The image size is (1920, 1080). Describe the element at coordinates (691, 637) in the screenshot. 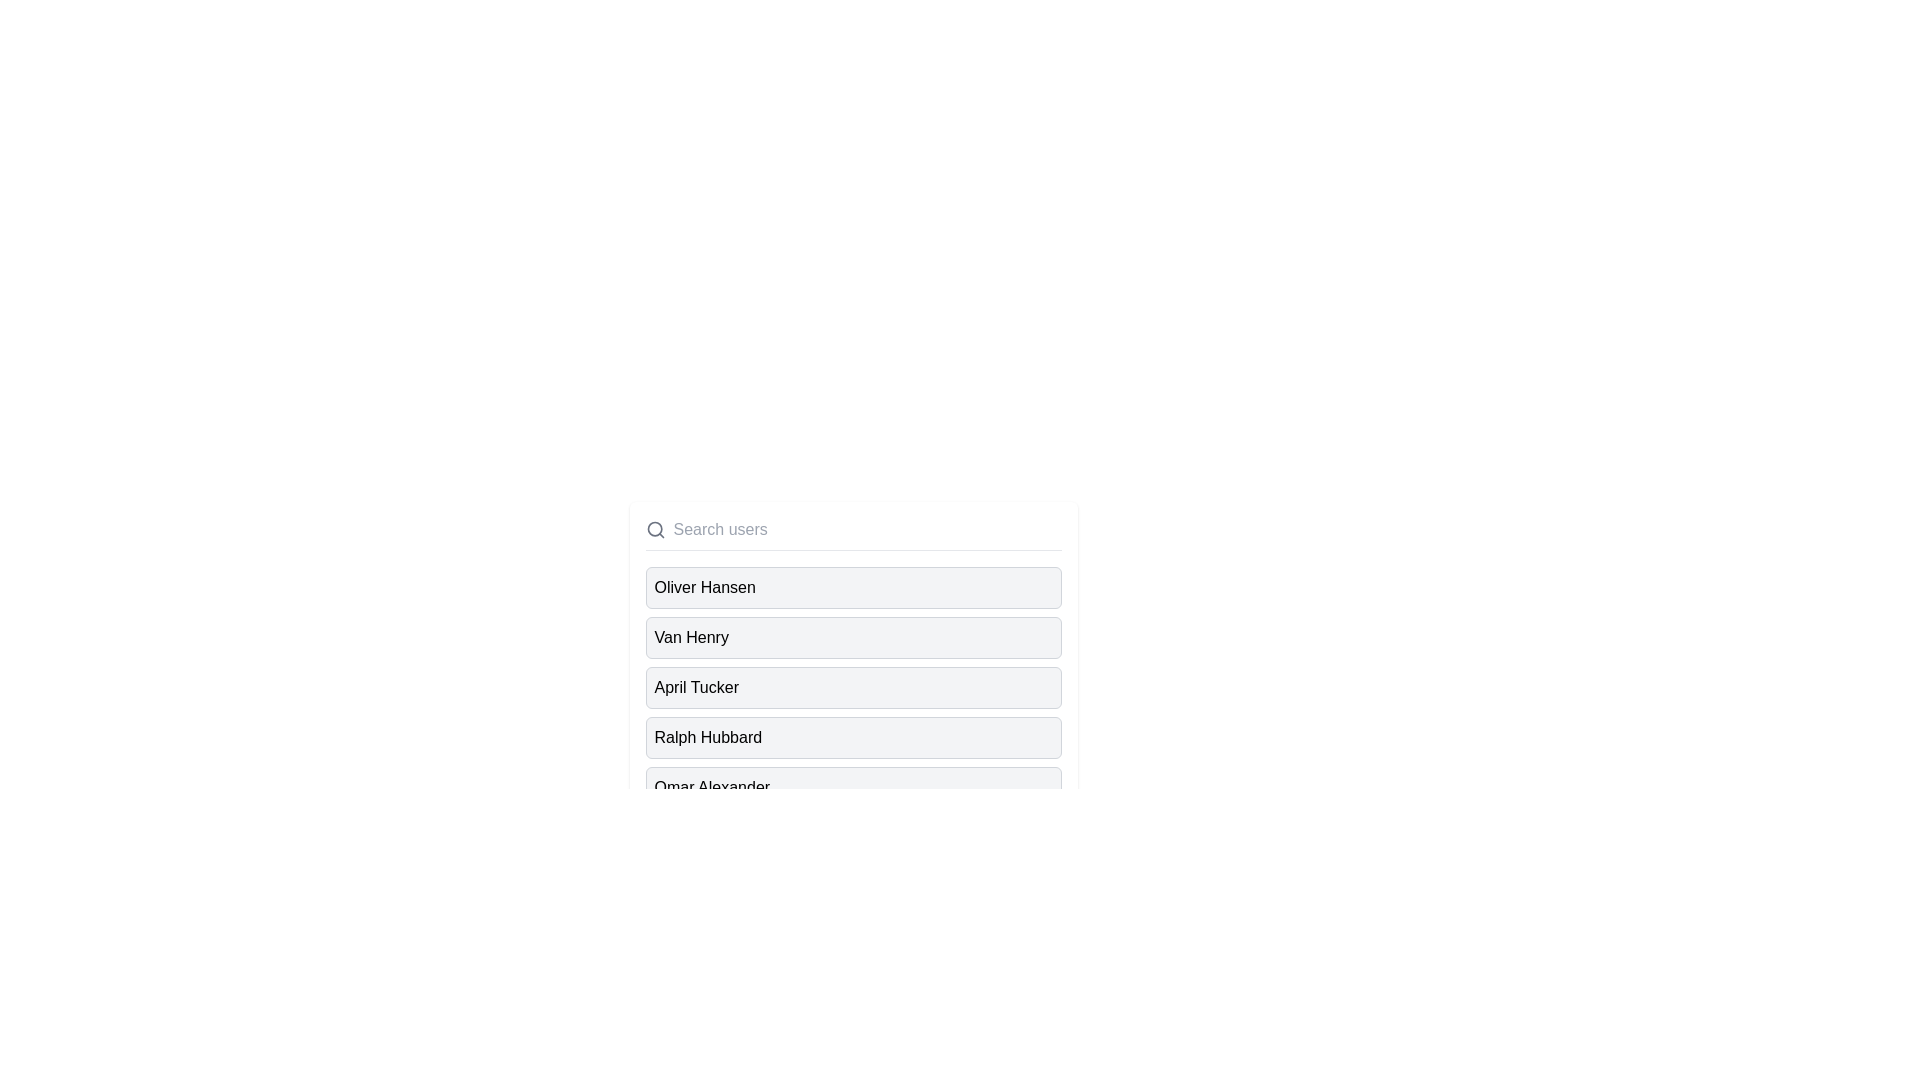

I see `the text node displaying the name 'Van Henry'` at that location.